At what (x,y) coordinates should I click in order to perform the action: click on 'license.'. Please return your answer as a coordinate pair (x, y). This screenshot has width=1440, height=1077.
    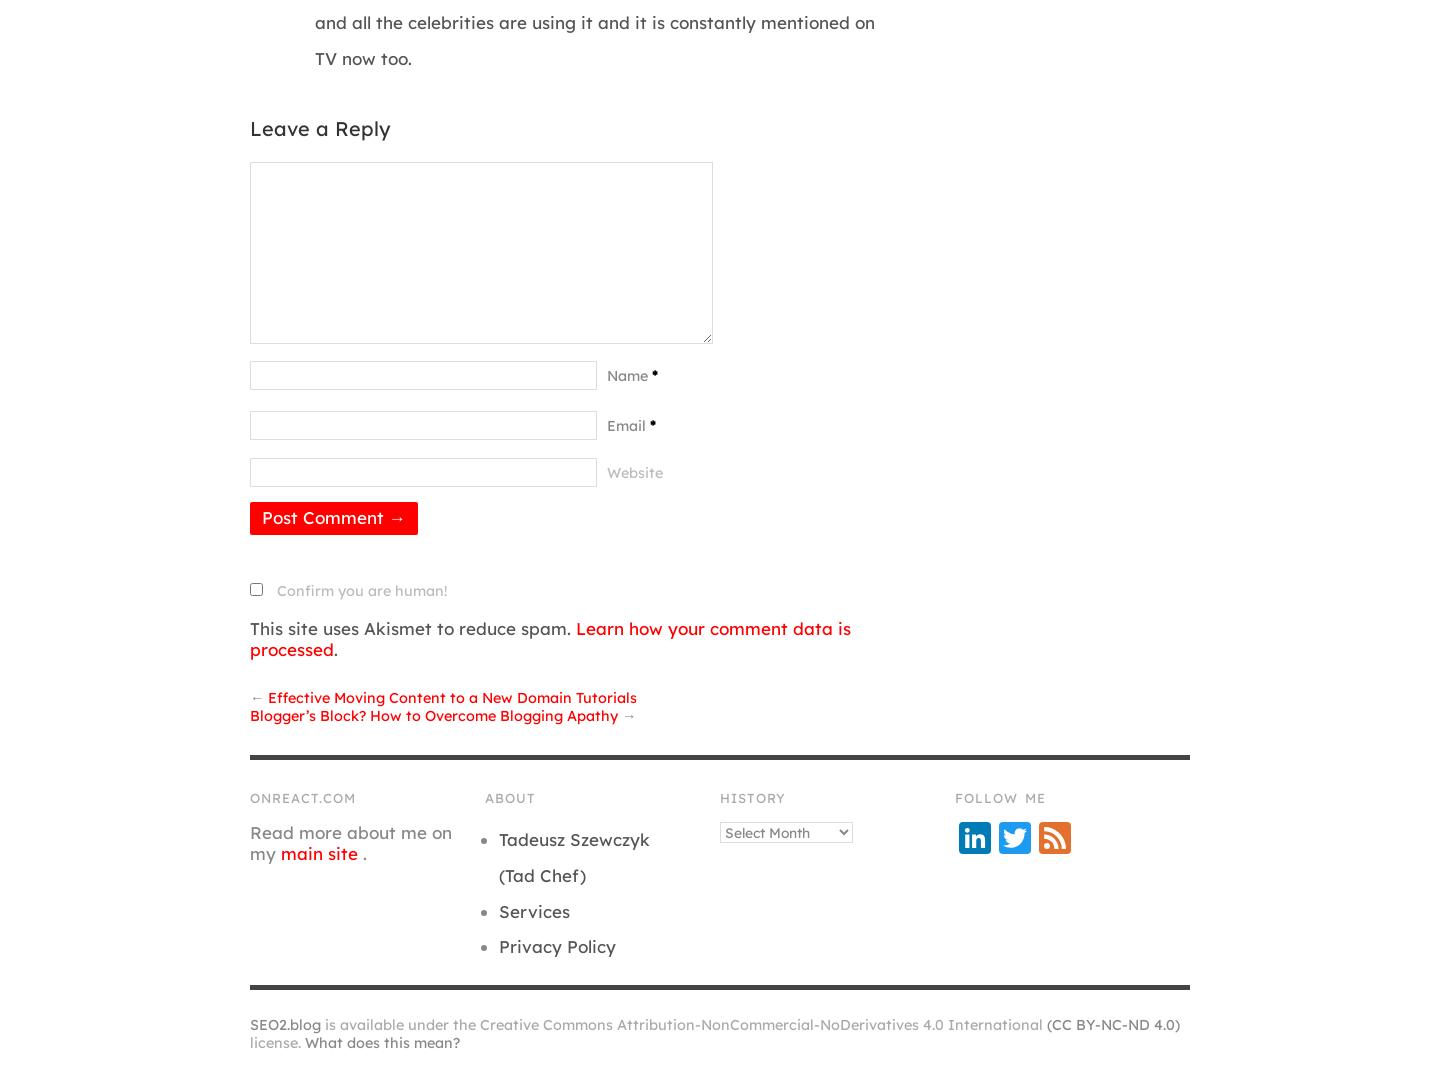
    Looking at the image, I should click on (276, 1041).